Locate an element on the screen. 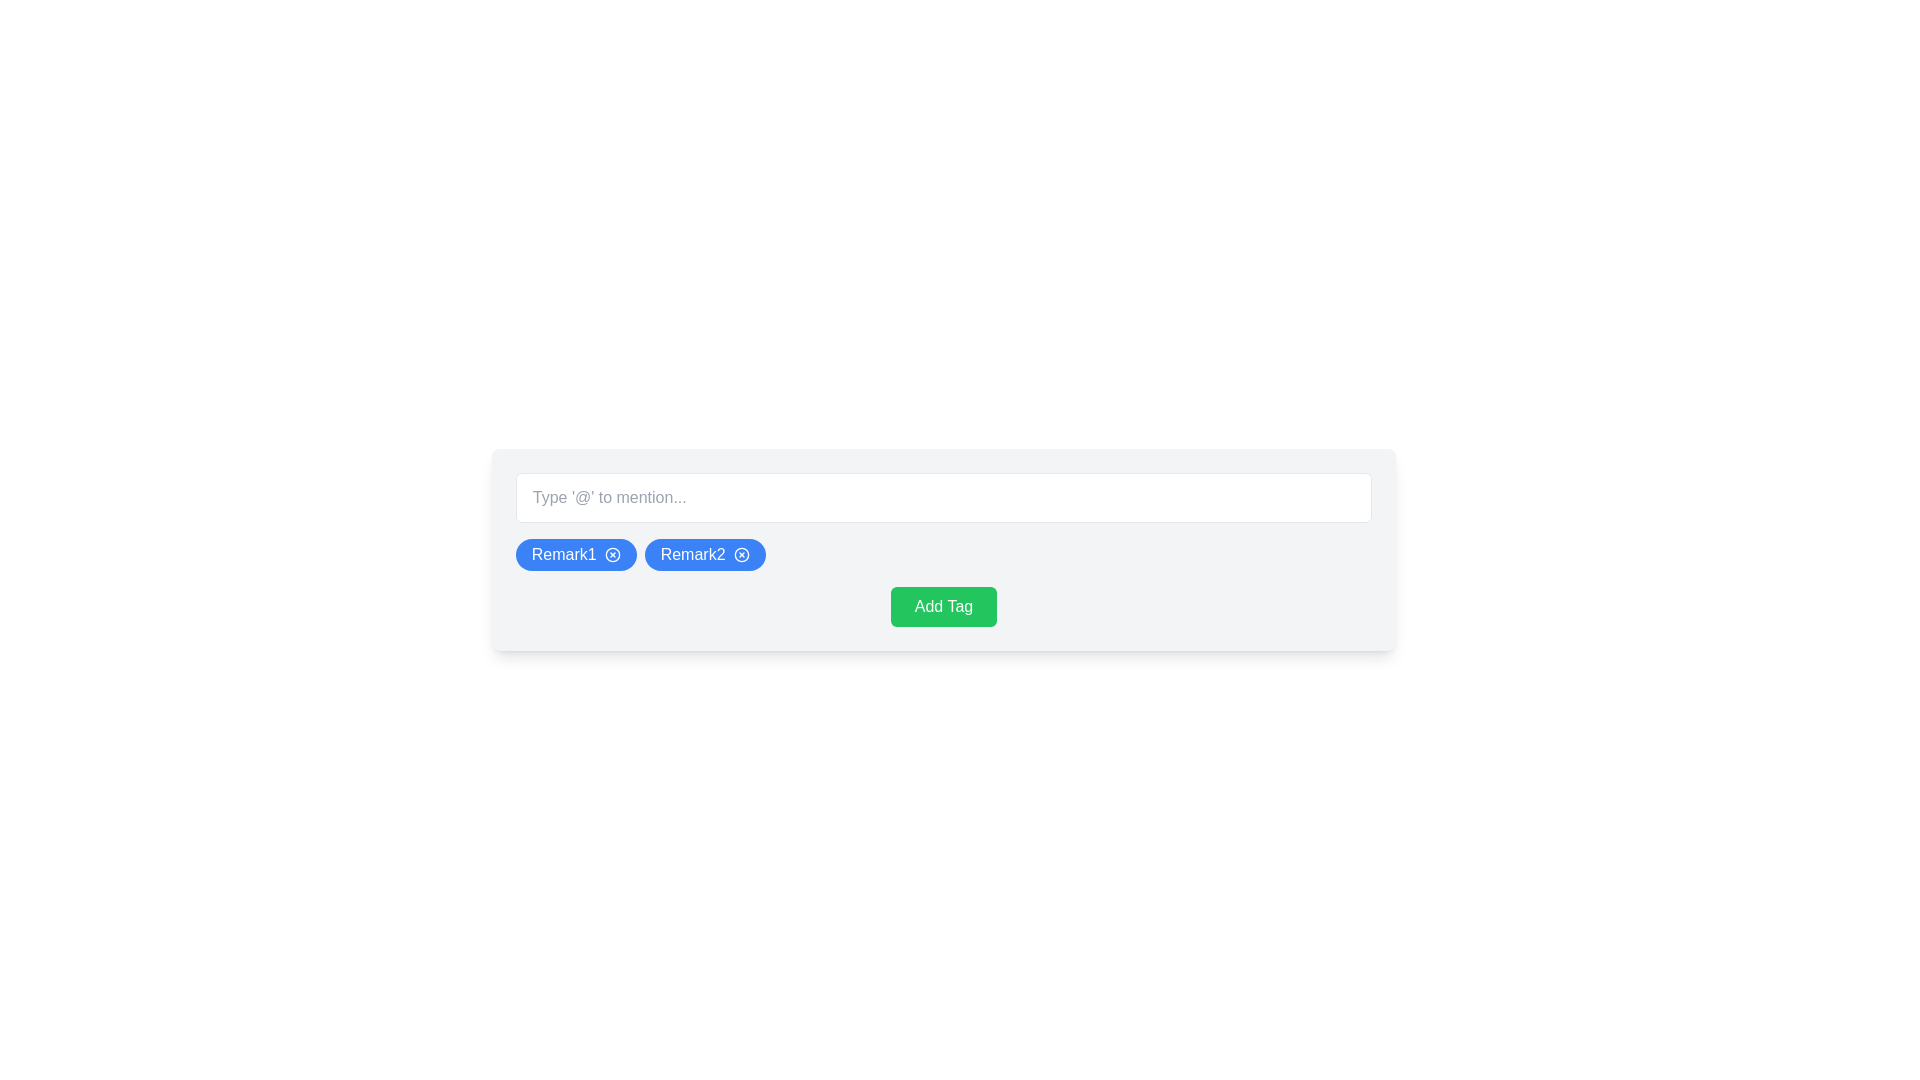 The width and height of the screenshot is (1920, 1080). the circular icon button with an 'X' mark, which is located to the immediate right of the text 'Remark2' within a blue rounded button is located at coordinates (740, 555).